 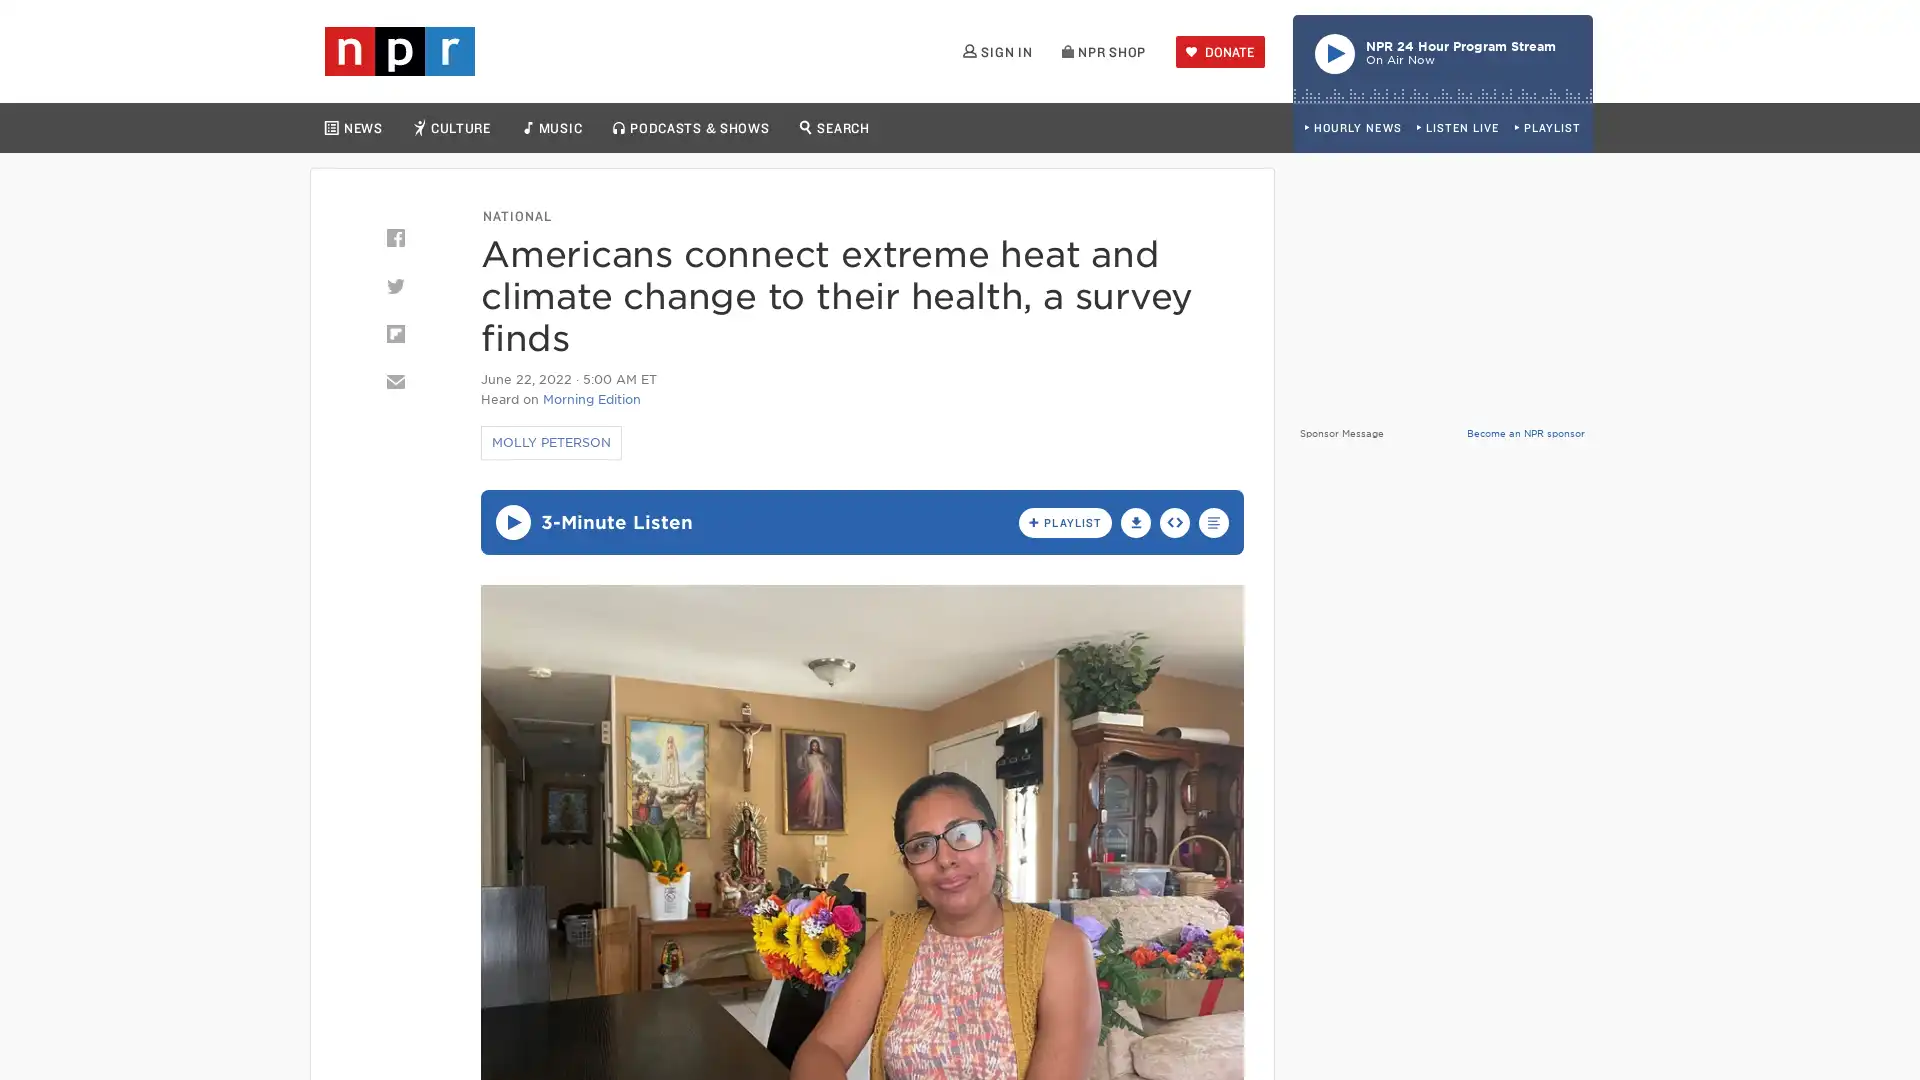 I want to click on LISTEN LIVE, so click(x=1457, y=128).